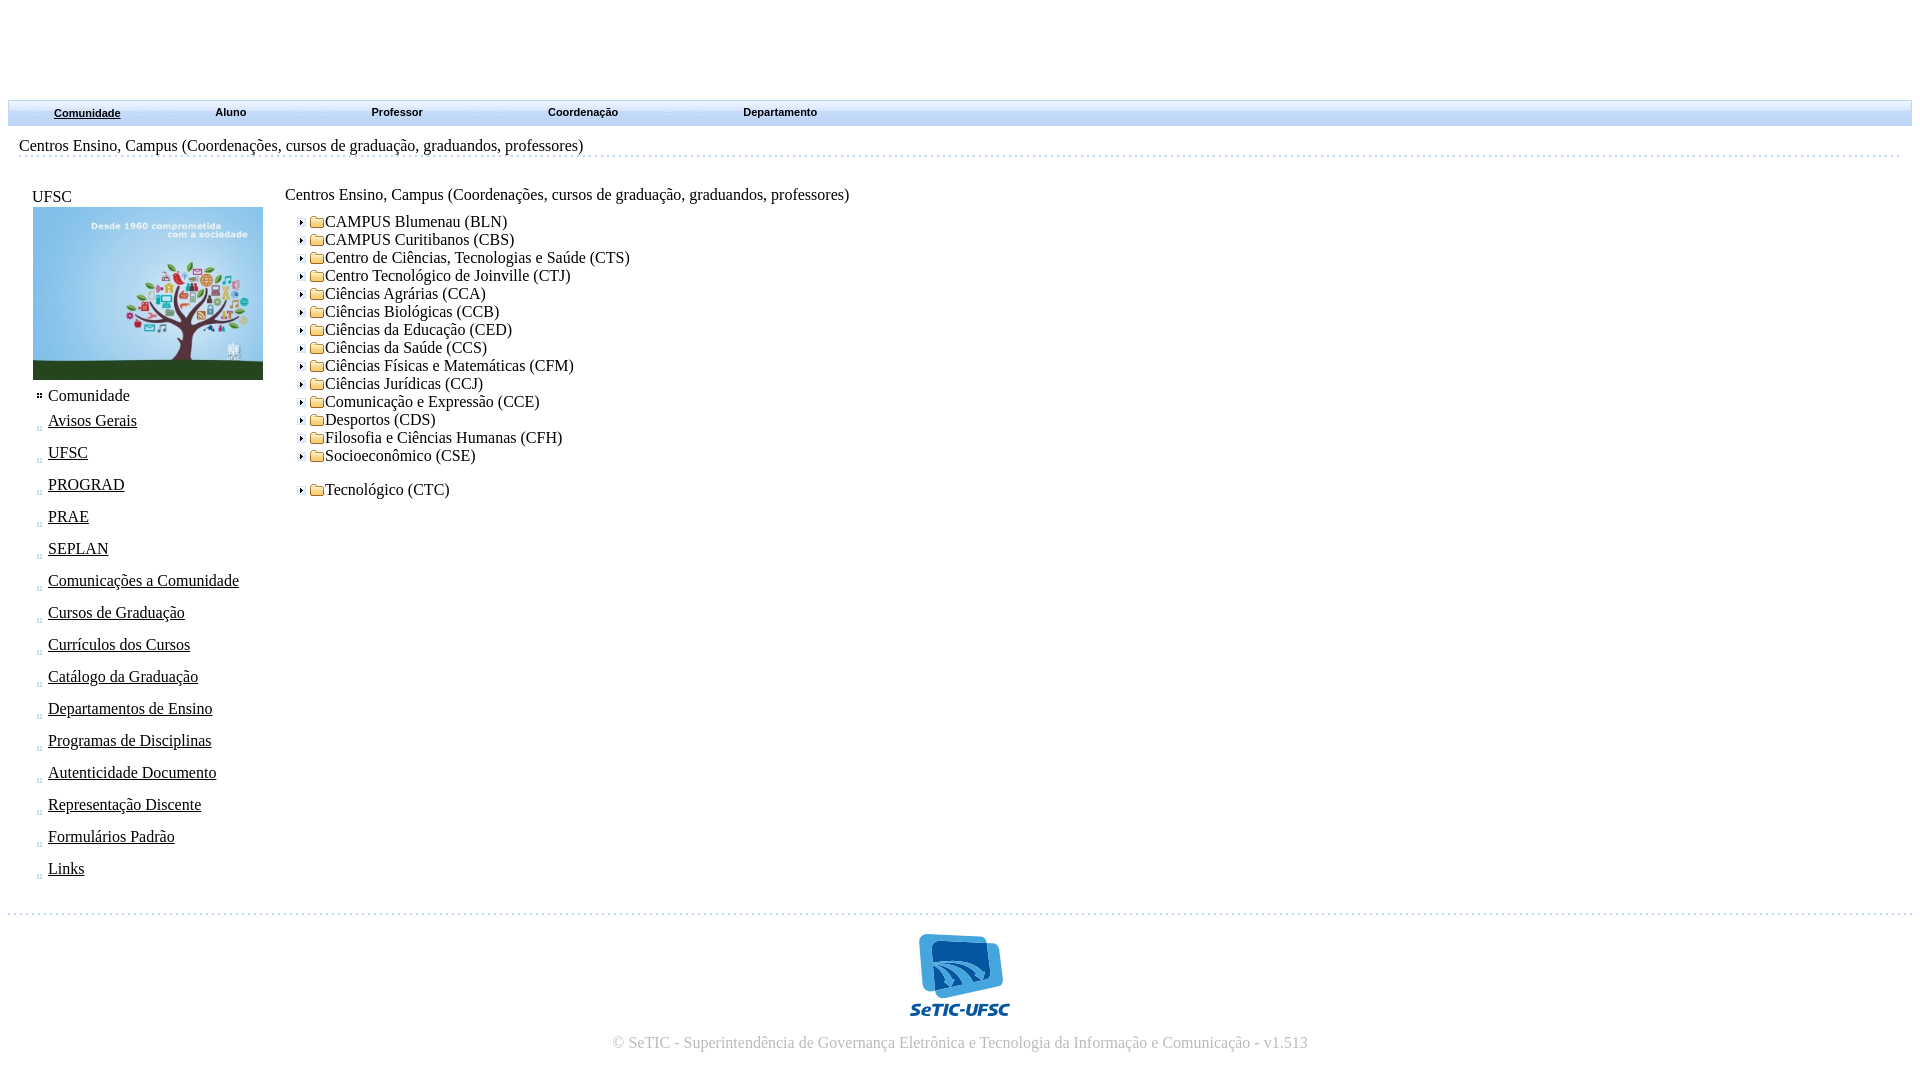 The width and height of the screenshot is (1920, 1080). I want to click on 'PROGRAD', so click(85, 484).